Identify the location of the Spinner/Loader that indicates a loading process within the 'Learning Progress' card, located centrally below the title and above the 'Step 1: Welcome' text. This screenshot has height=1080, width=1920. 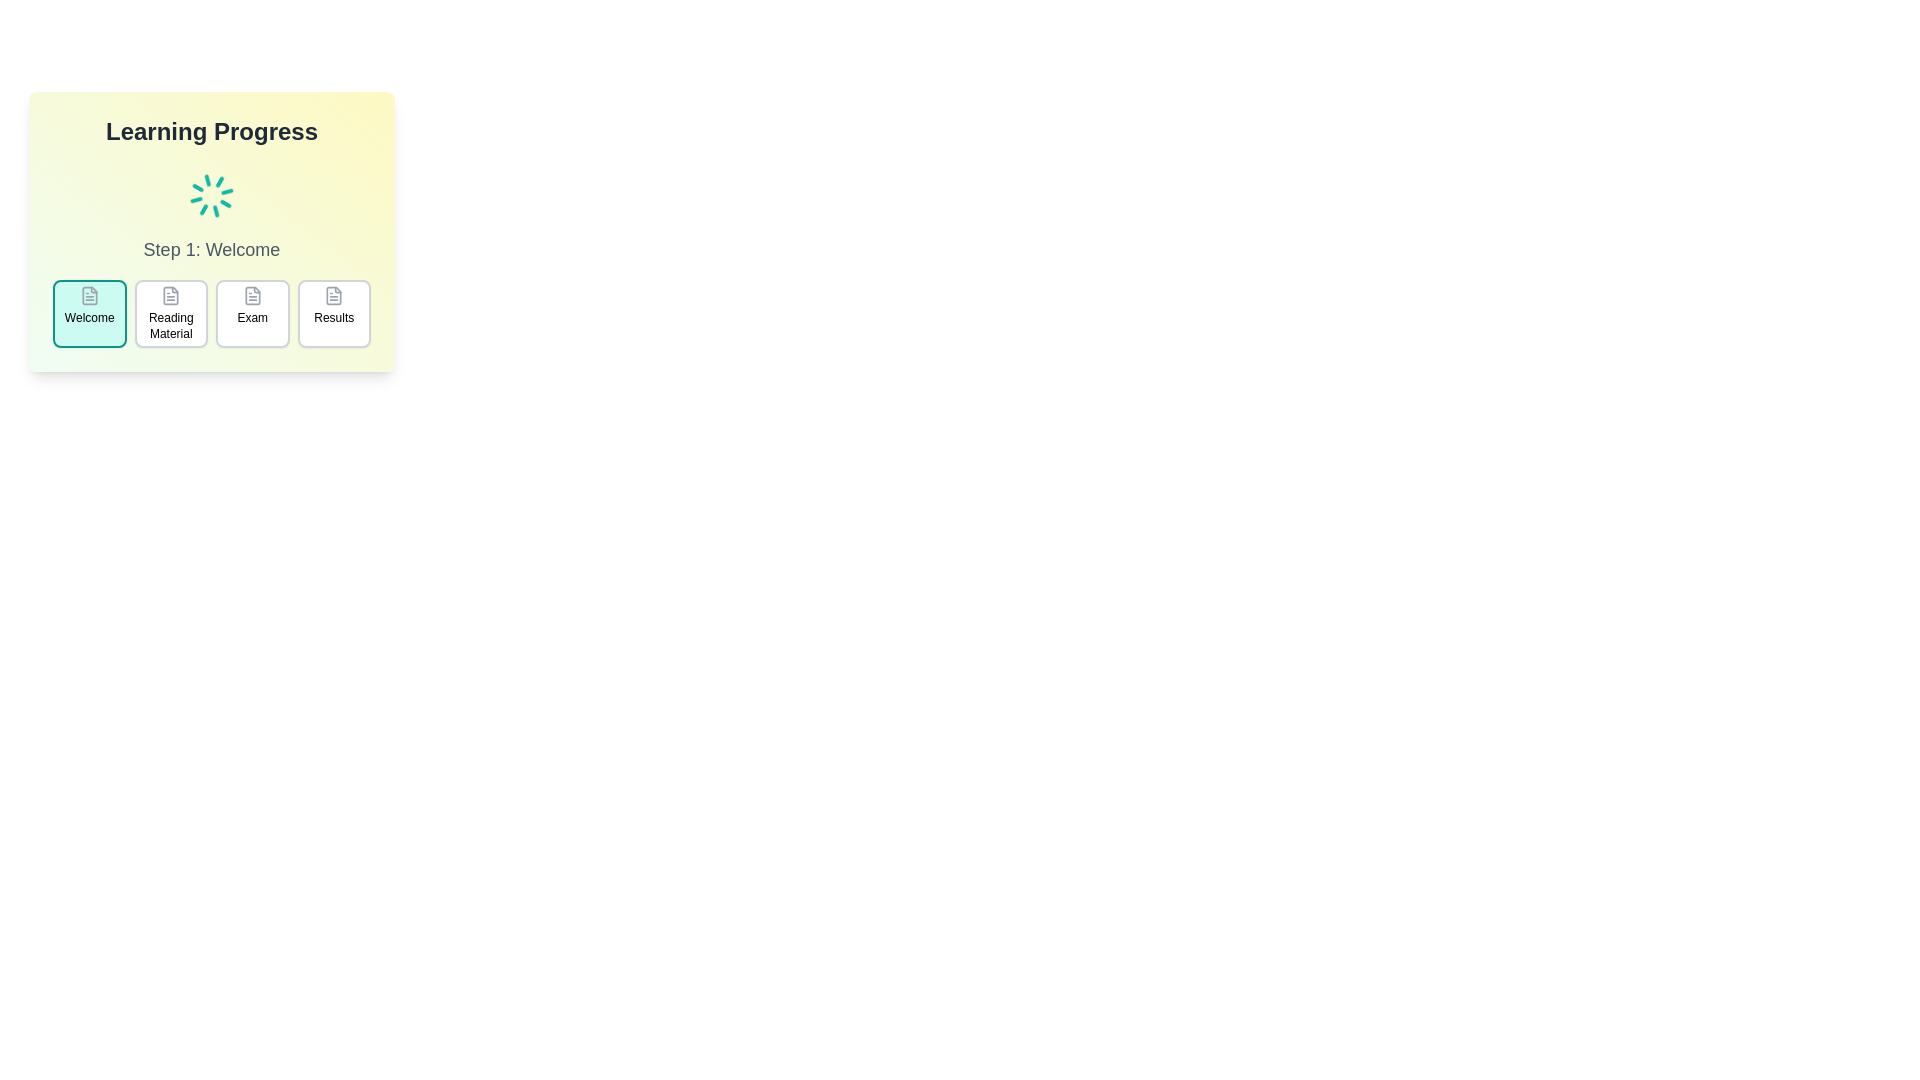
(211, 196).